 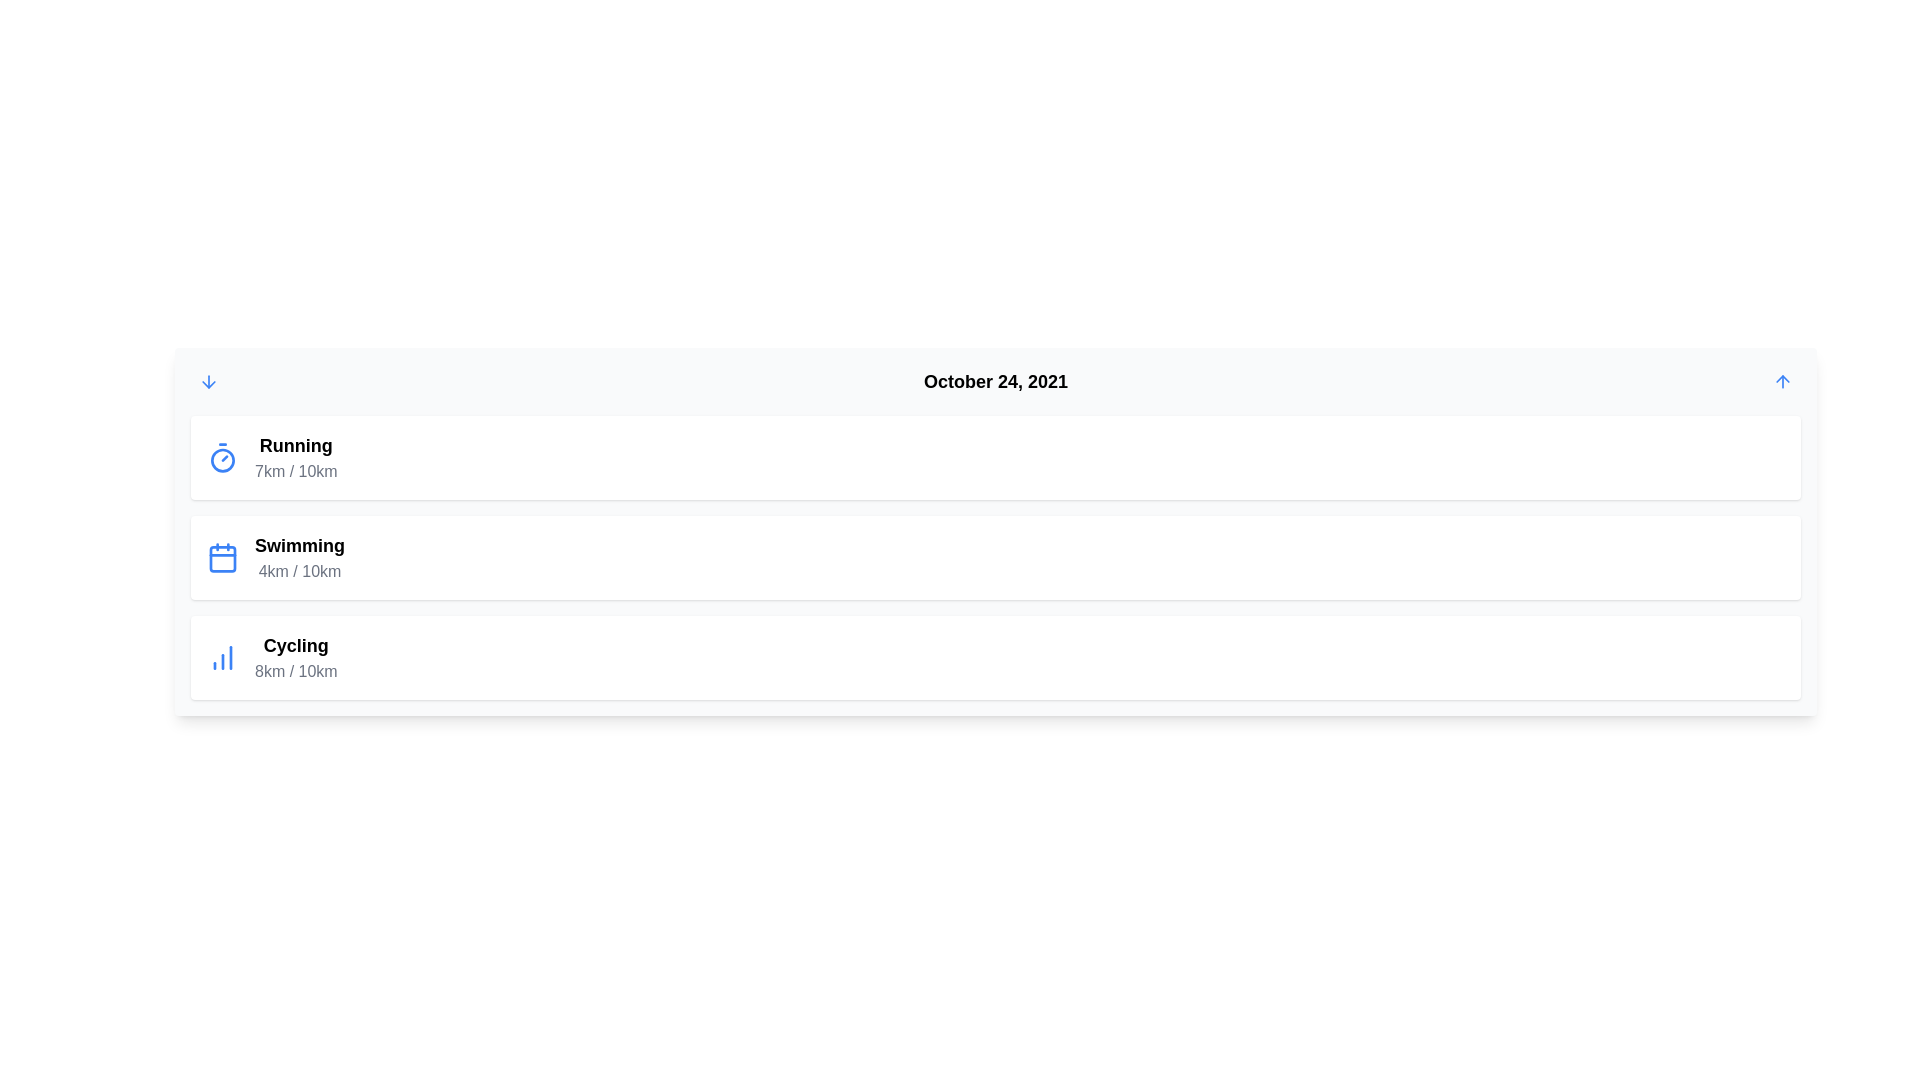 I want to click on the text label that serves as a heading for the third activity card, which is located above the distance text ('8km / 10km'), in a vertical list of activity cards, so click(x=295, y=645).